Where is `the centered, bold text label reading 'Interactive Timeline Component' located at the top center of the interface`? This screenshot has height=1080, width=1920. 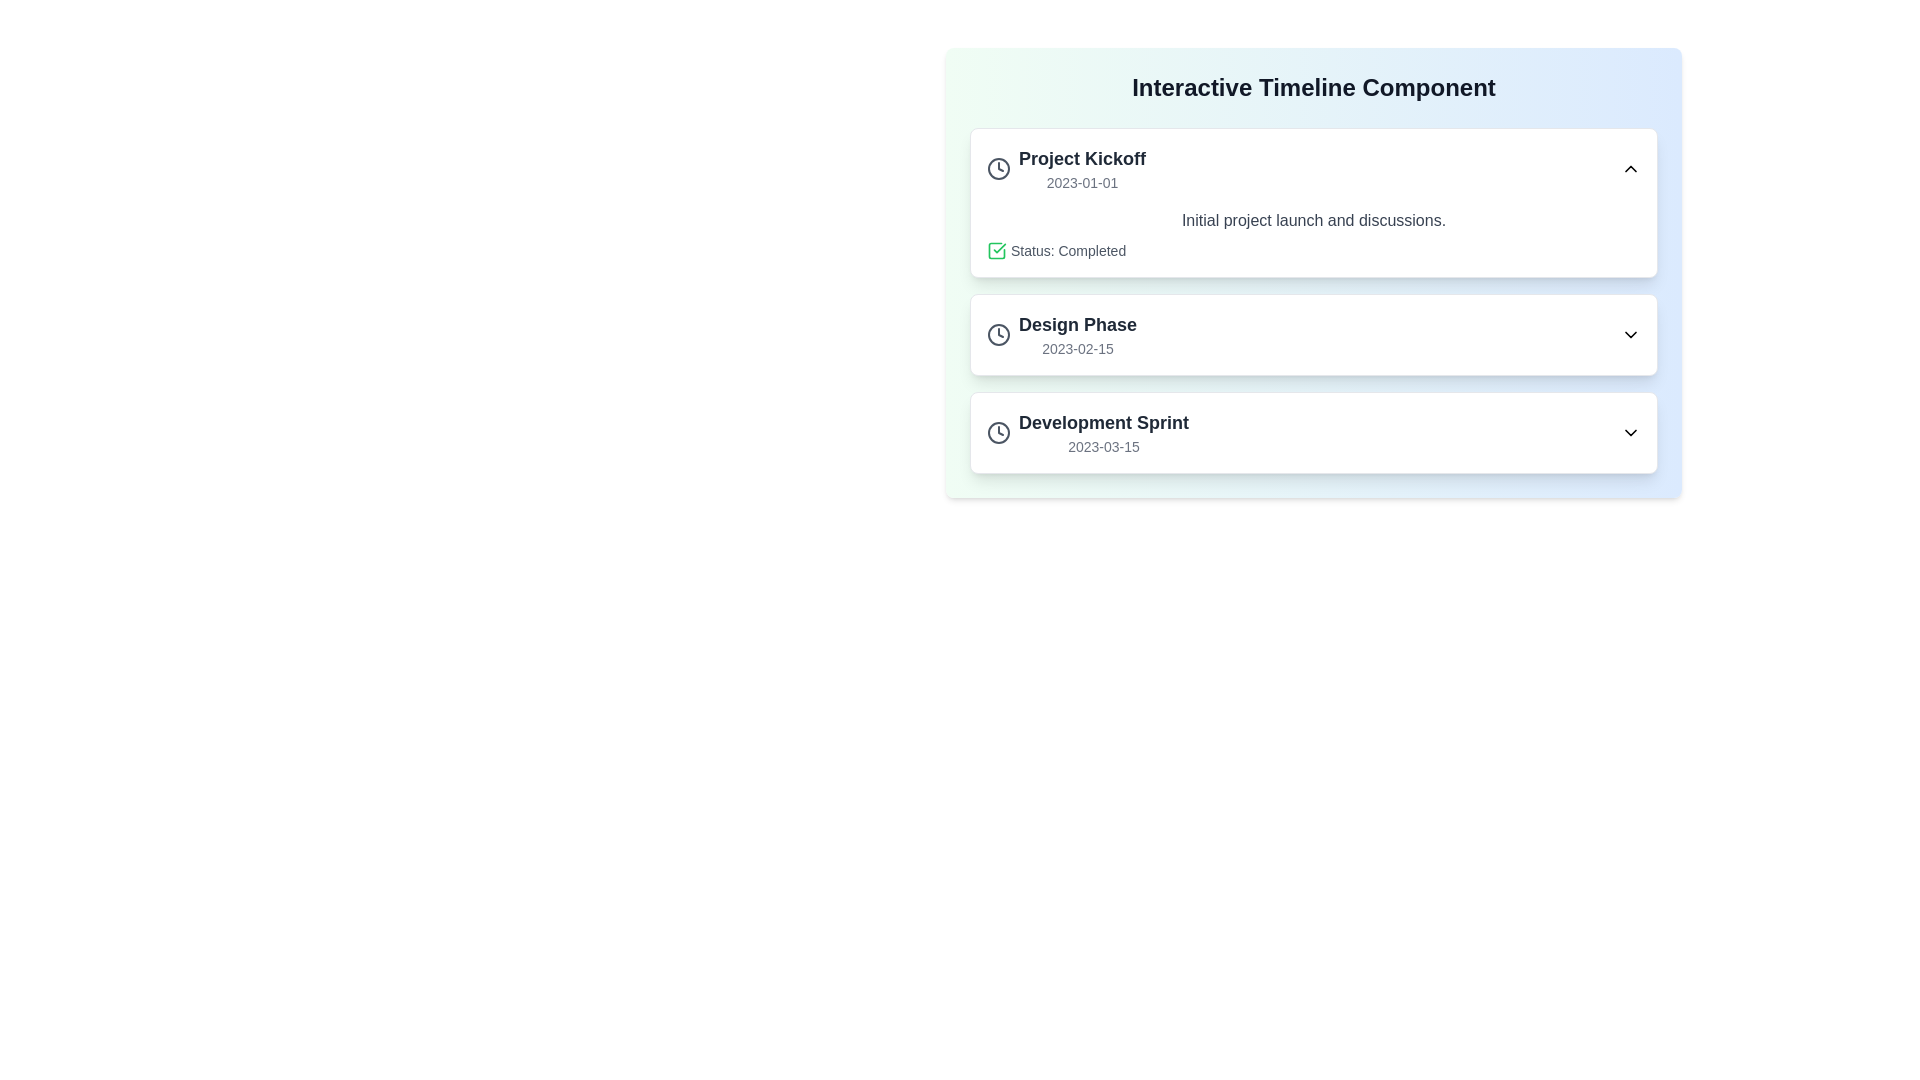
the centered, bold text label reading 'Interactive Timeline Component' located at the top center of the interface is located at coordinates (1314, 87).